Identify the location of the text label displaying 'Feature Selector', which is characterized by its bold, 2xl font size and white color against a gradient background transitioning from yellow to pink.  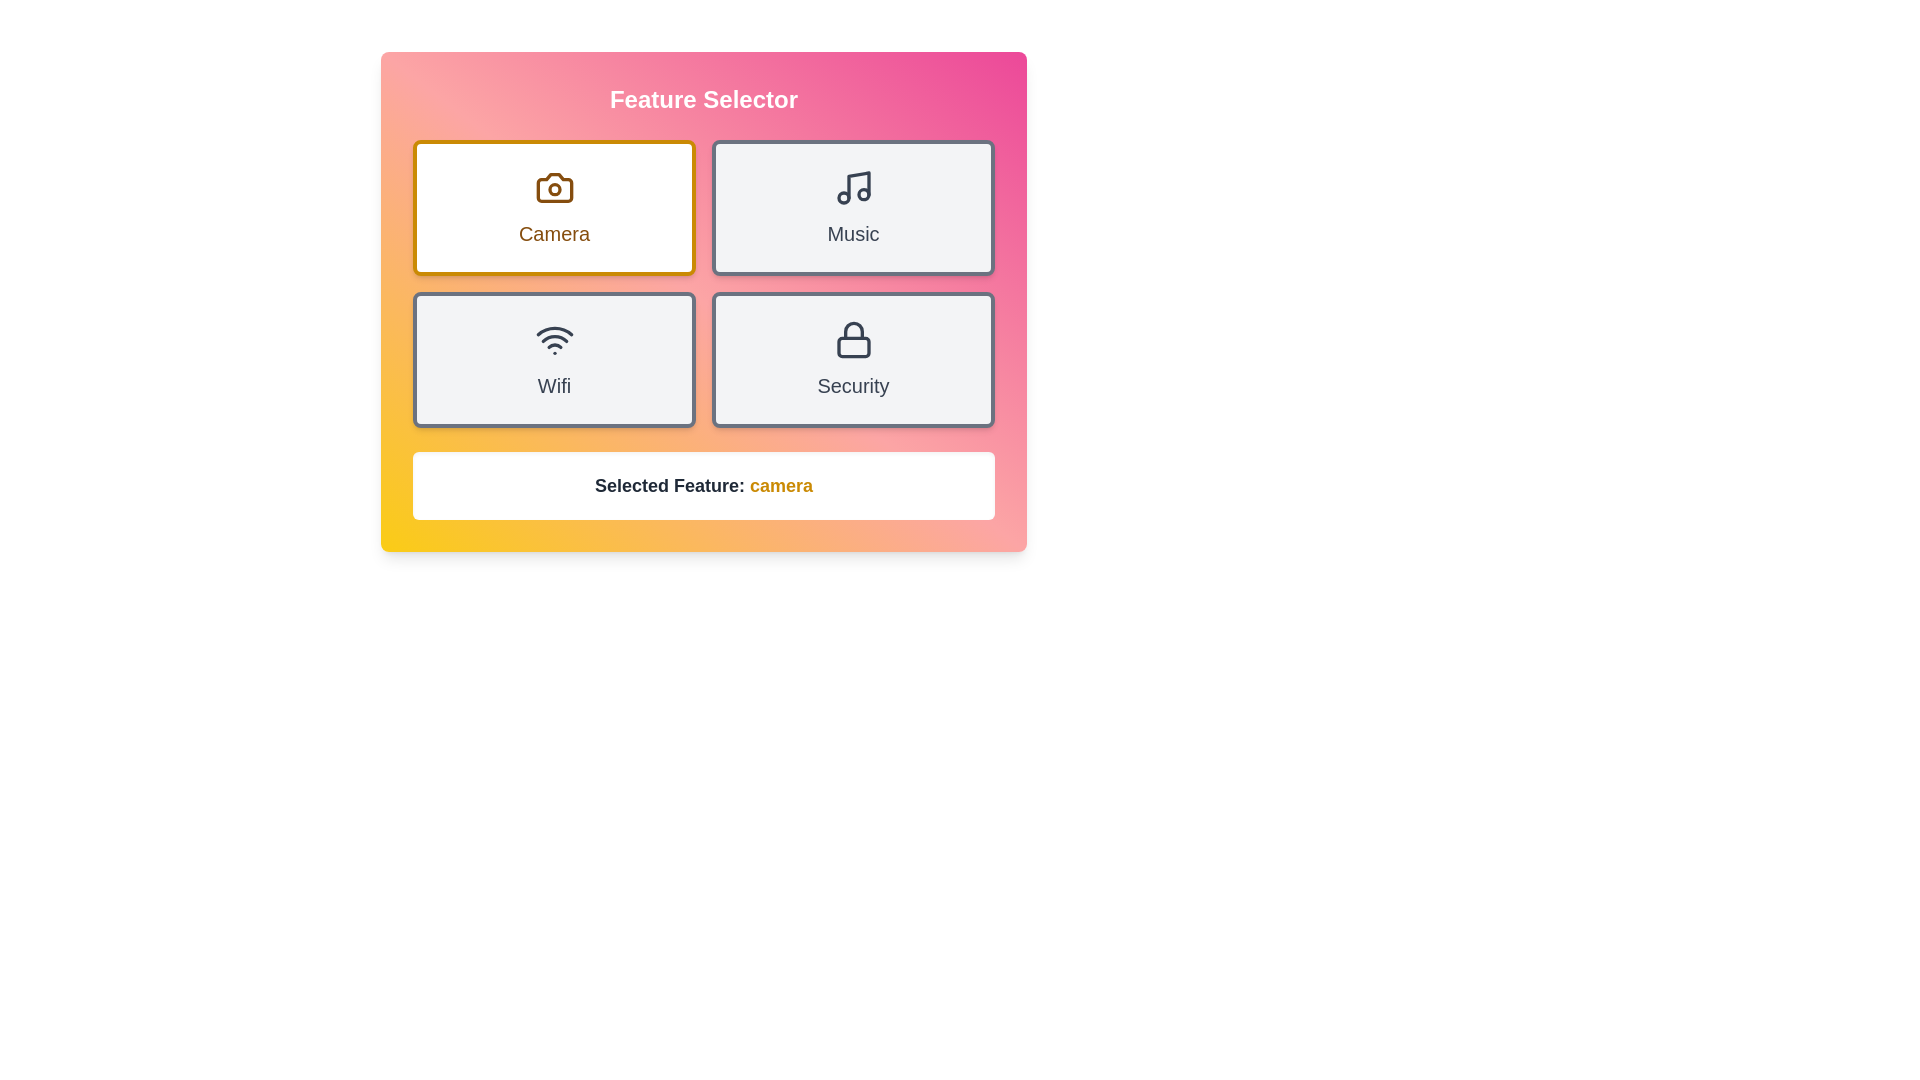
(704, 100).